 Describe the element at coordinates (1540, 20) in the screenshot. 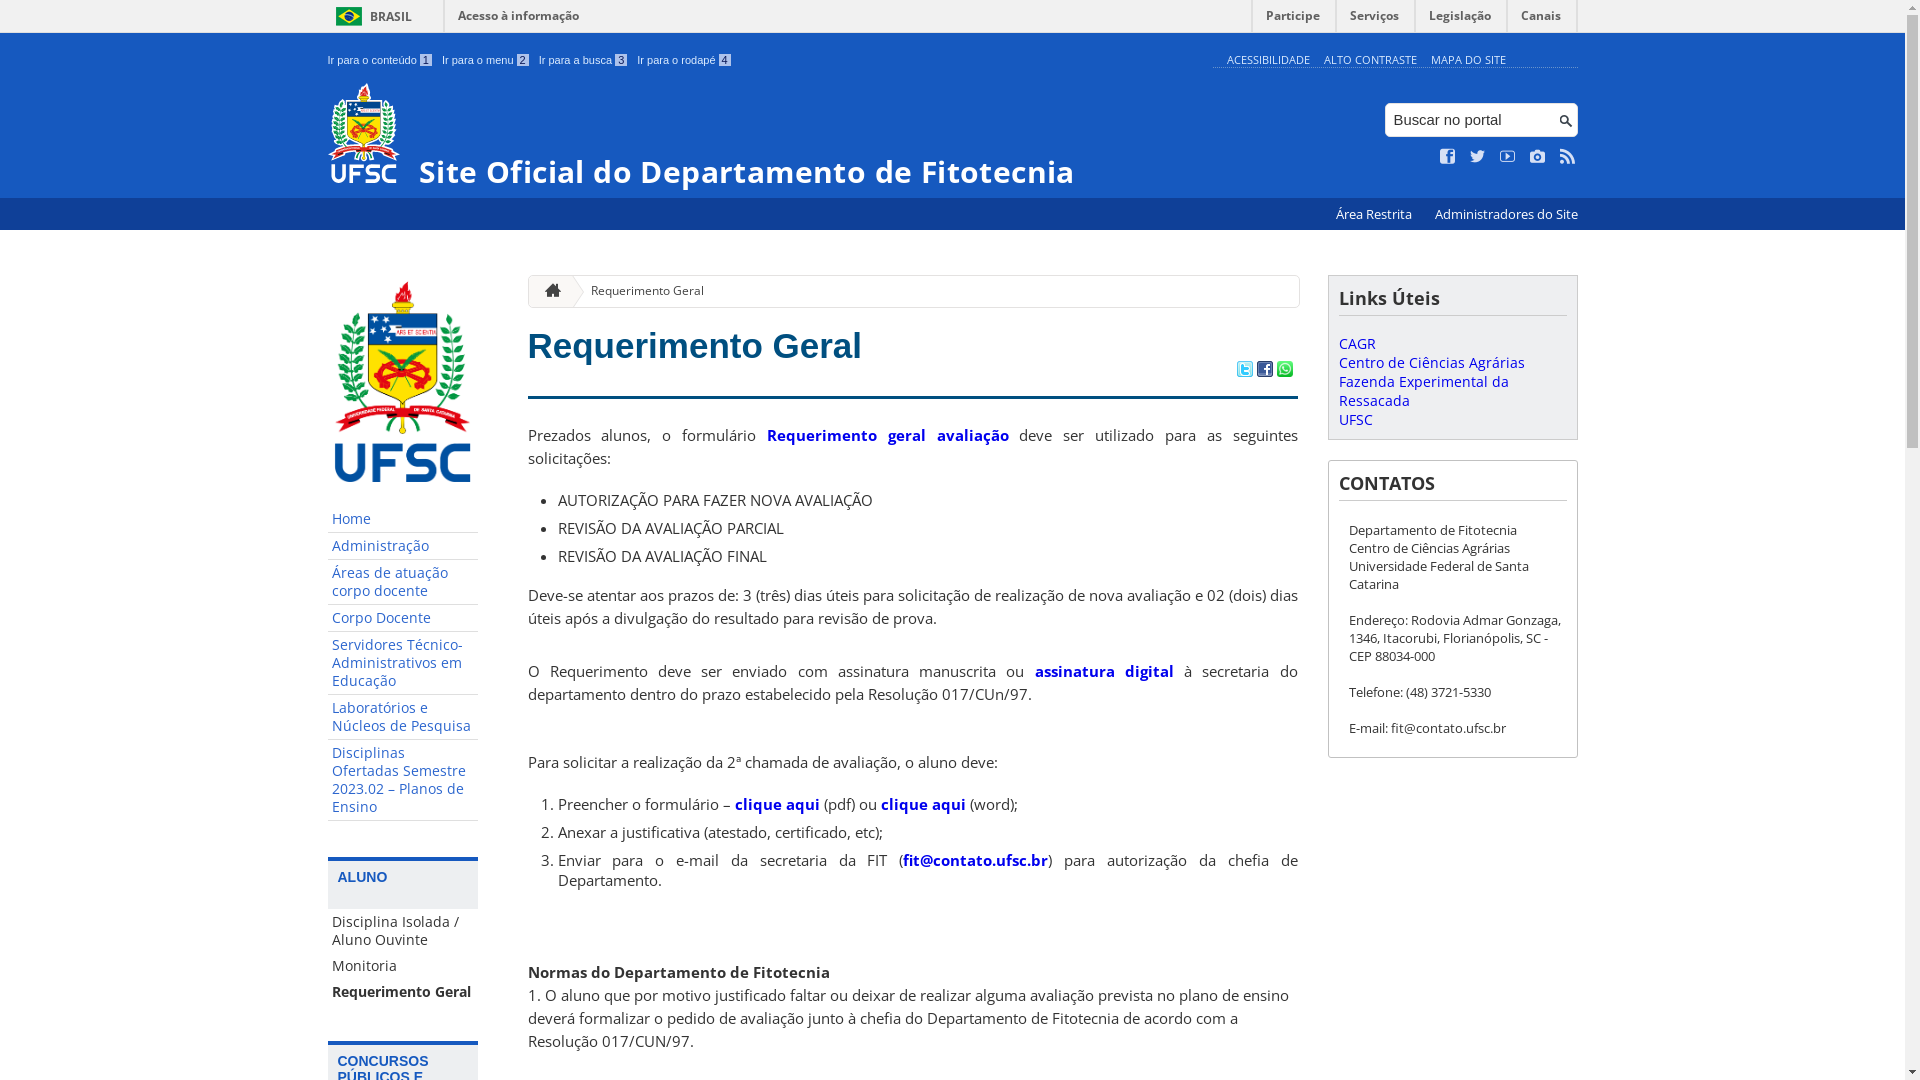

I see `'Canais'` at that location.